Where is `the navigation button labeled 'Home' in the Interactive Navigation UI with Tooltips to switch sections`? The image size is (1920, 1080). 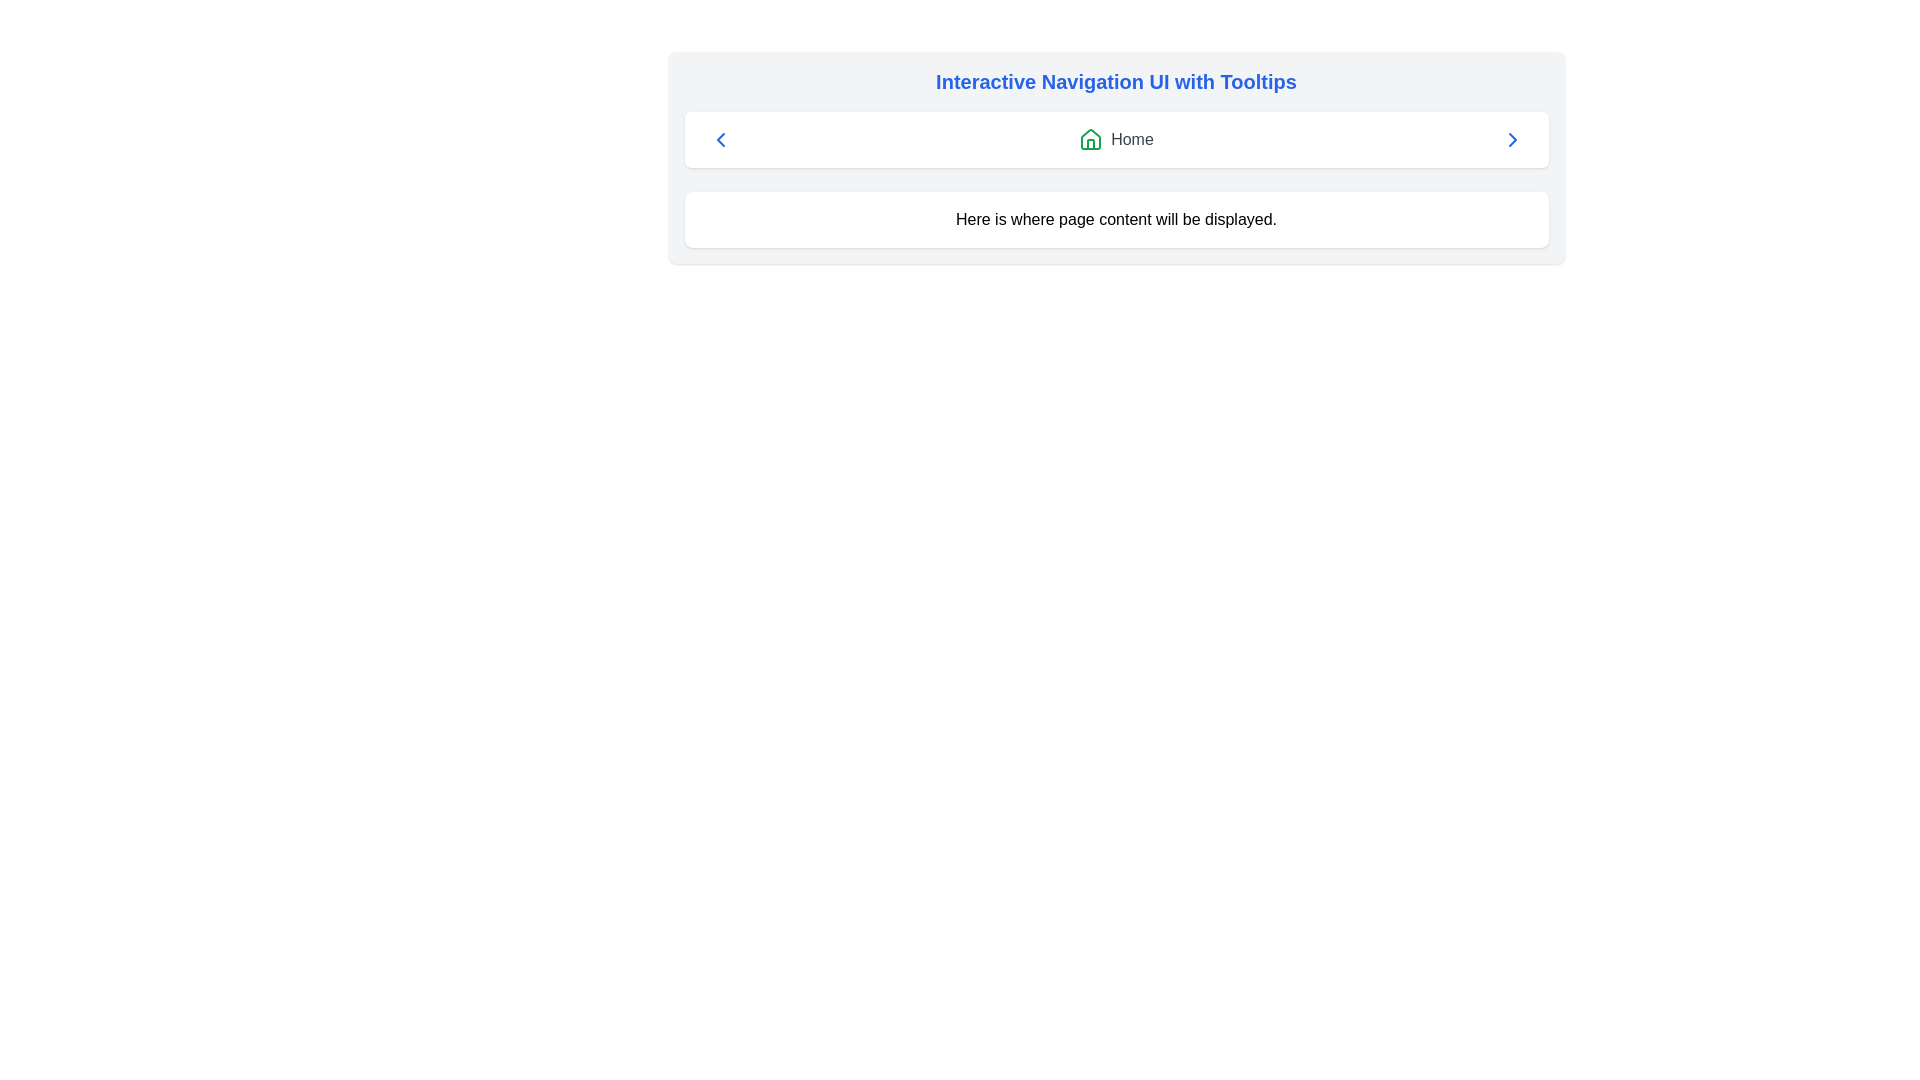 the navigation button labeled 'Home' in the Interactive Navigation UI with Tooltips to switch sections is located at coordinates (1115, 157).